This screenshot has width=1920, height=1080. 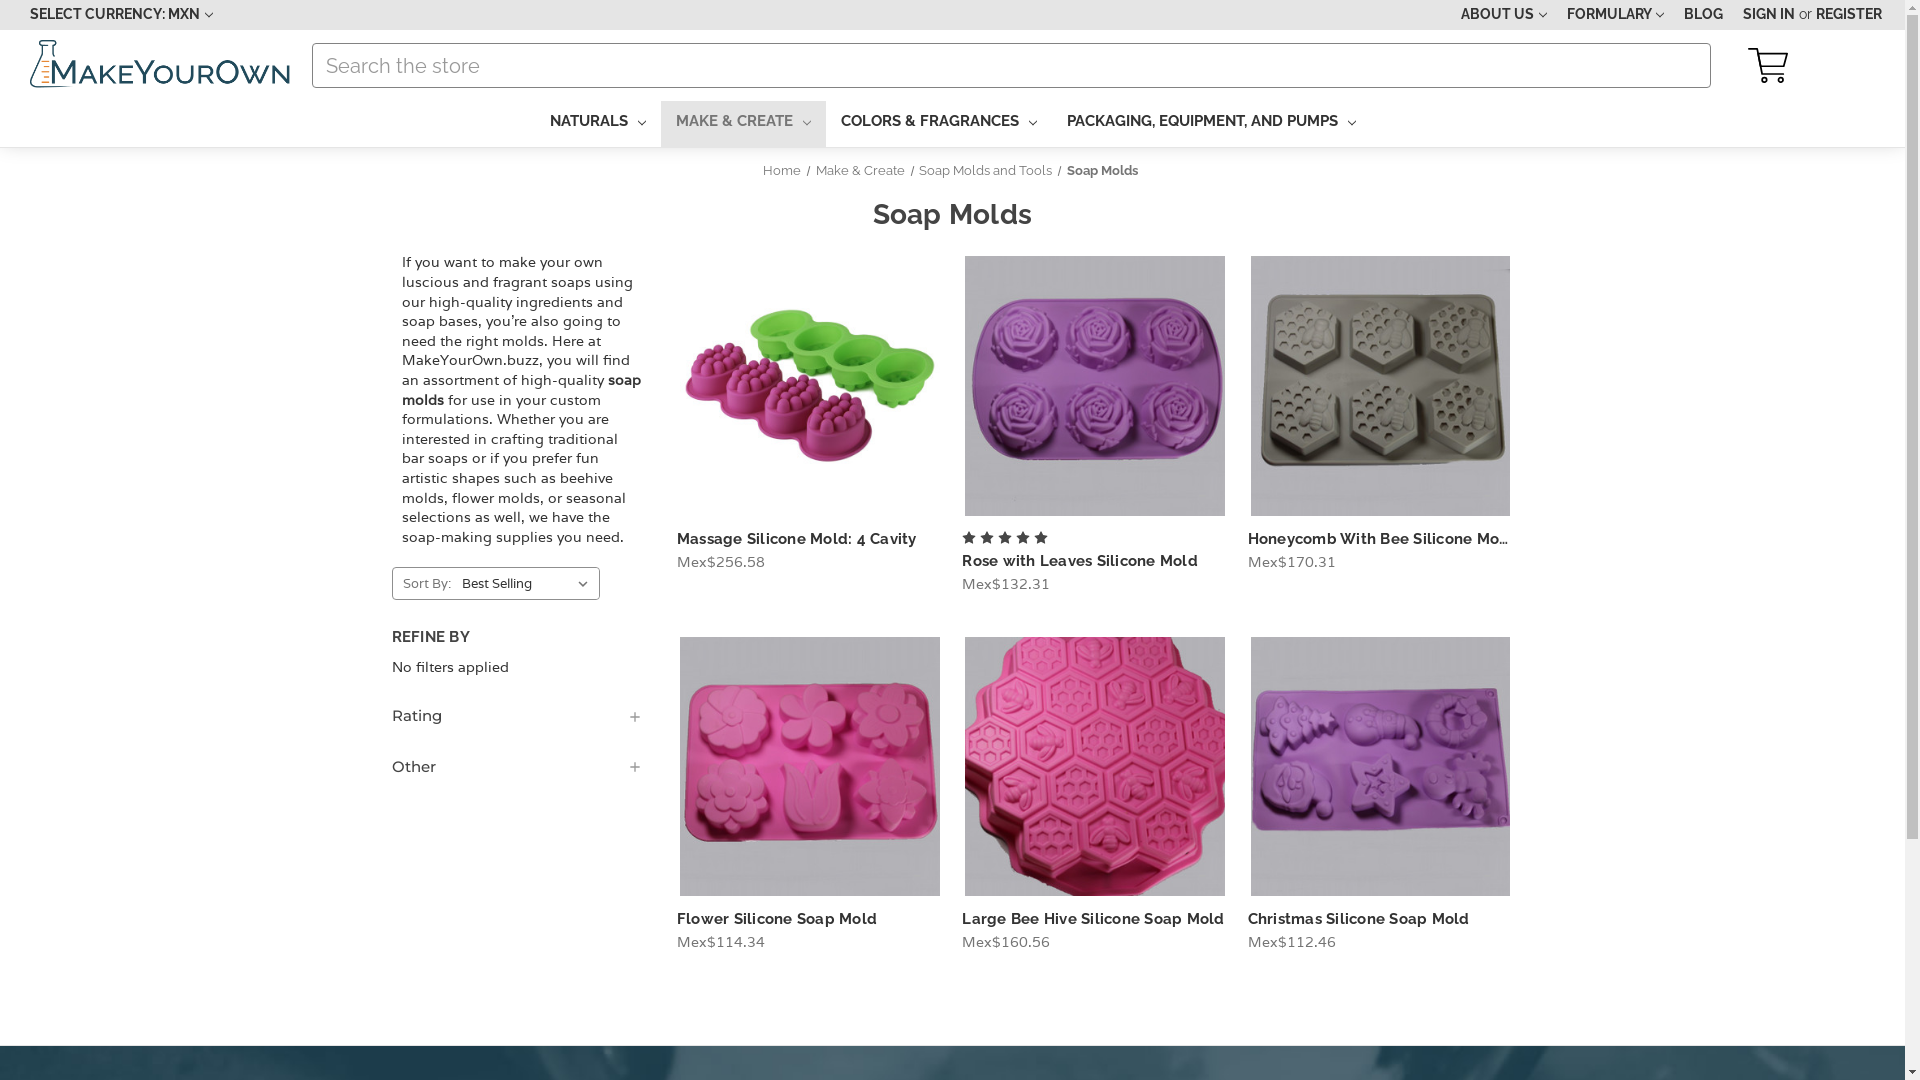 I want to click on 'MAKE & CREATE', so click(x=741, y=123).